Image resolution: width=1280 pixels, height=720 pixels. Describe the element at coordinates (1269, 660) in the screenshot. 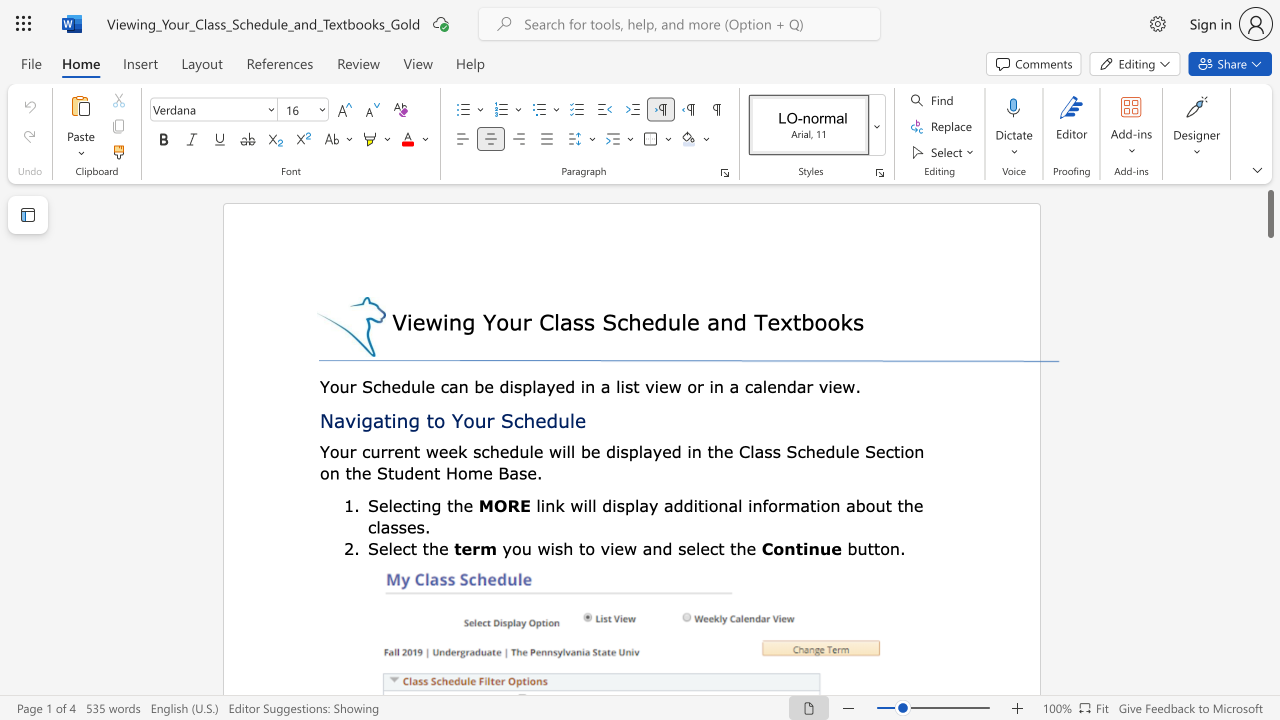

I see `the scrollbar to move the content lower` at that location.